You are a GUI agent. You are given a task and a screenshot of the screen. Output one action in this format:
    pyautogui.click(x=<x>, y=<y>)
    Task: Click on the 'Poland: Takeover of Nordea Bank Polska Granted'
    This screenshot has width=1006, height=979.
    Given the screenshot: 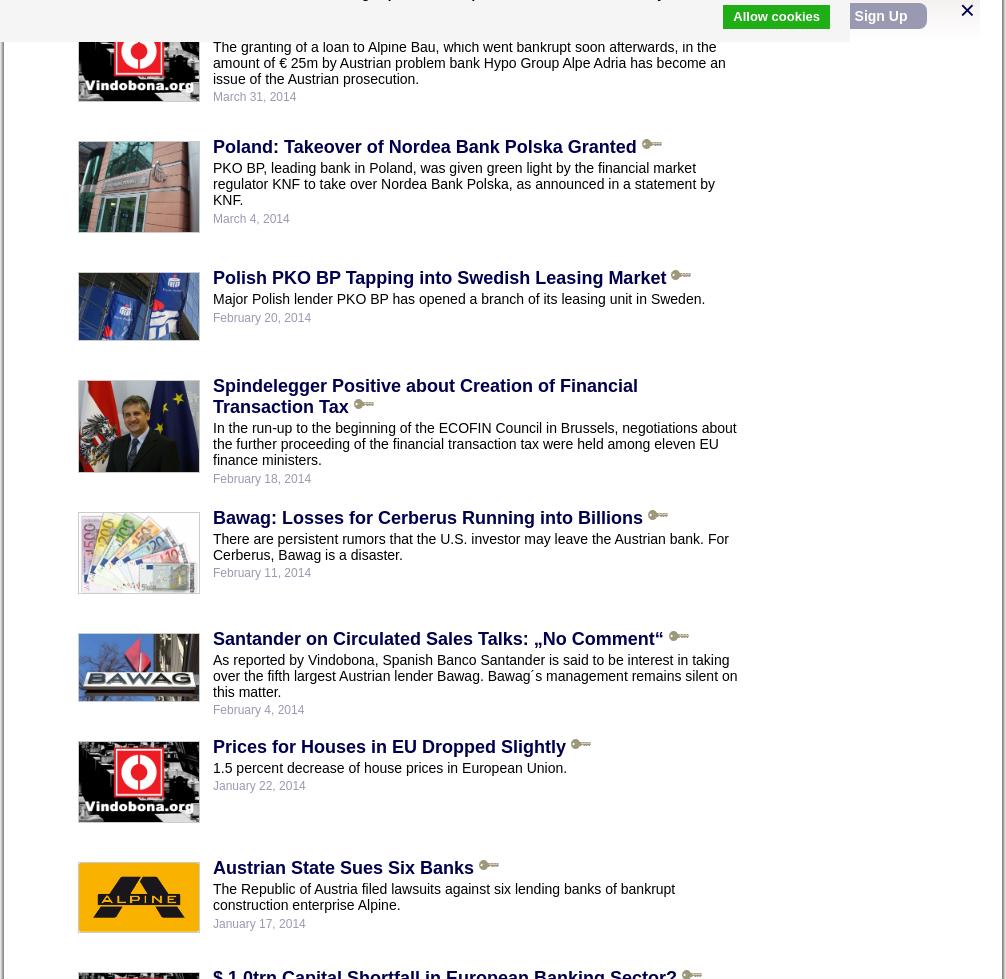 What is the action you would take?
    pyautogui.click(x=423, y=145)
    